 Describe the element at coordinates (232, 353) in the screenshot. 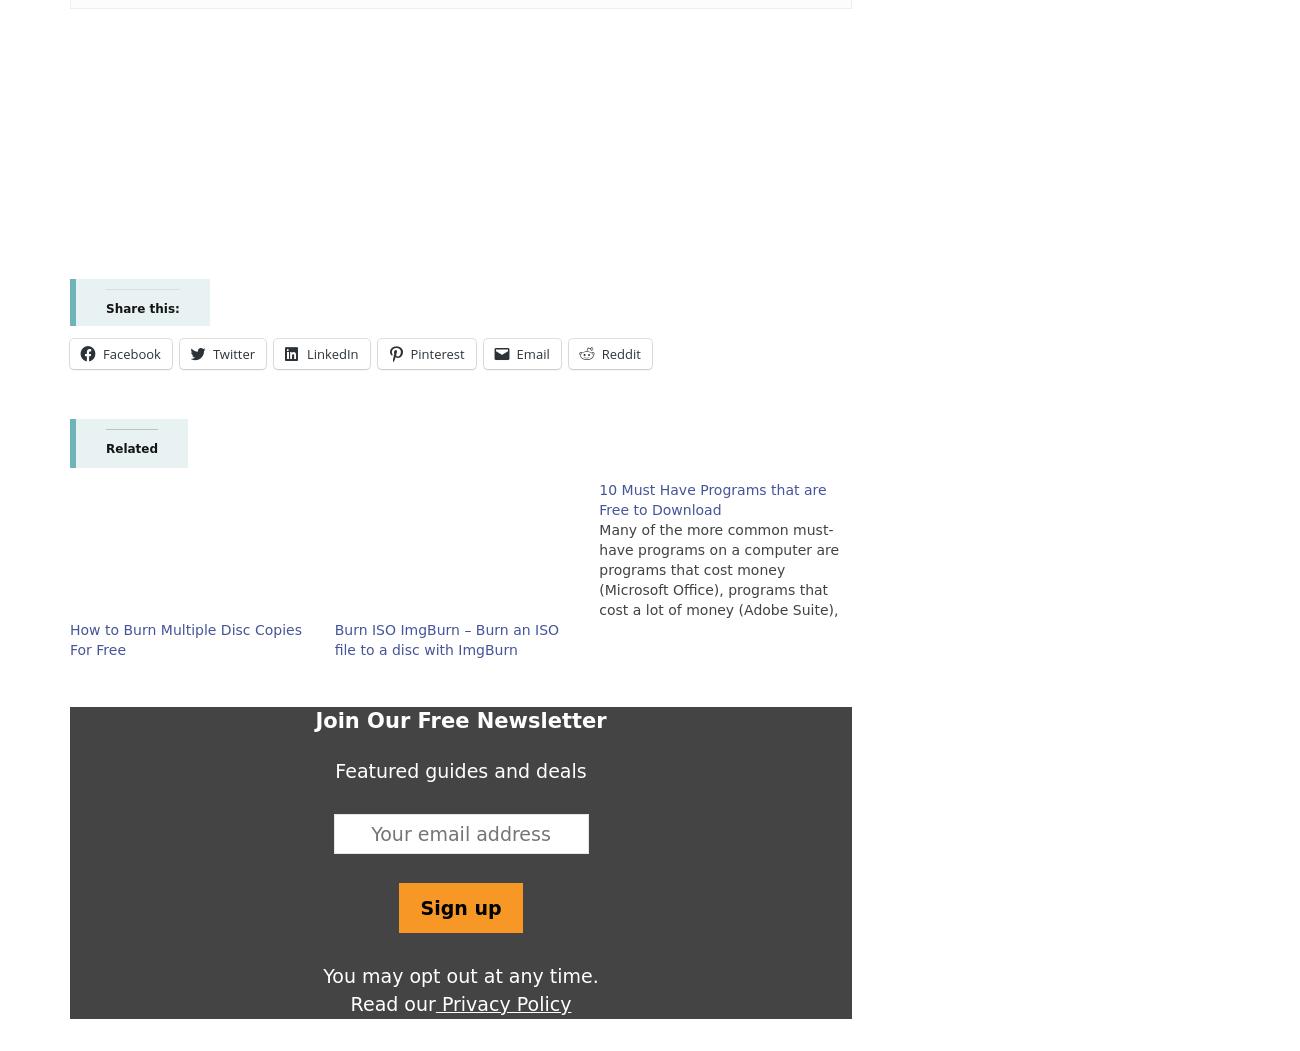

I see `'Twitter'` at that location.